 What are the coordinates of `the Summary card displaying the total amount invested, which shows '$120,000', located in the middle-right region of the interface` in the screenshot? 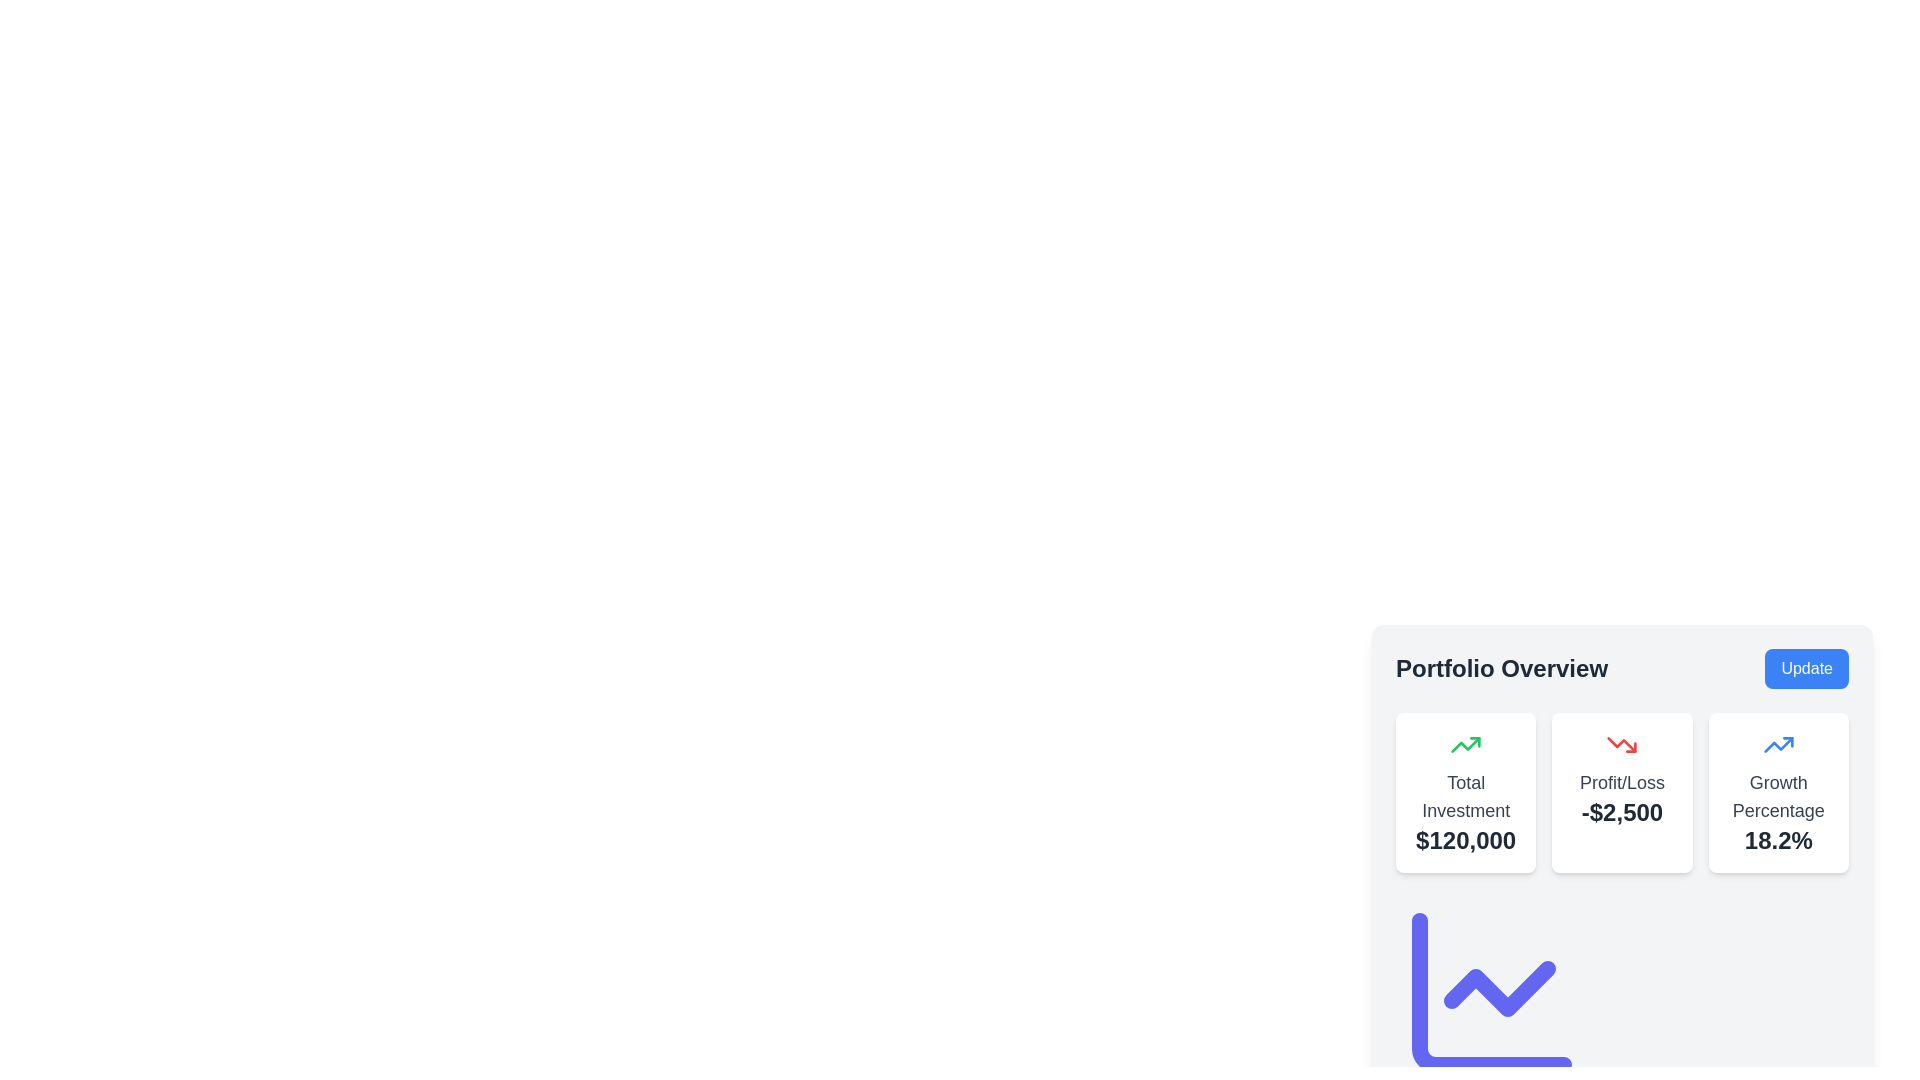 It's located at (1466, 792).